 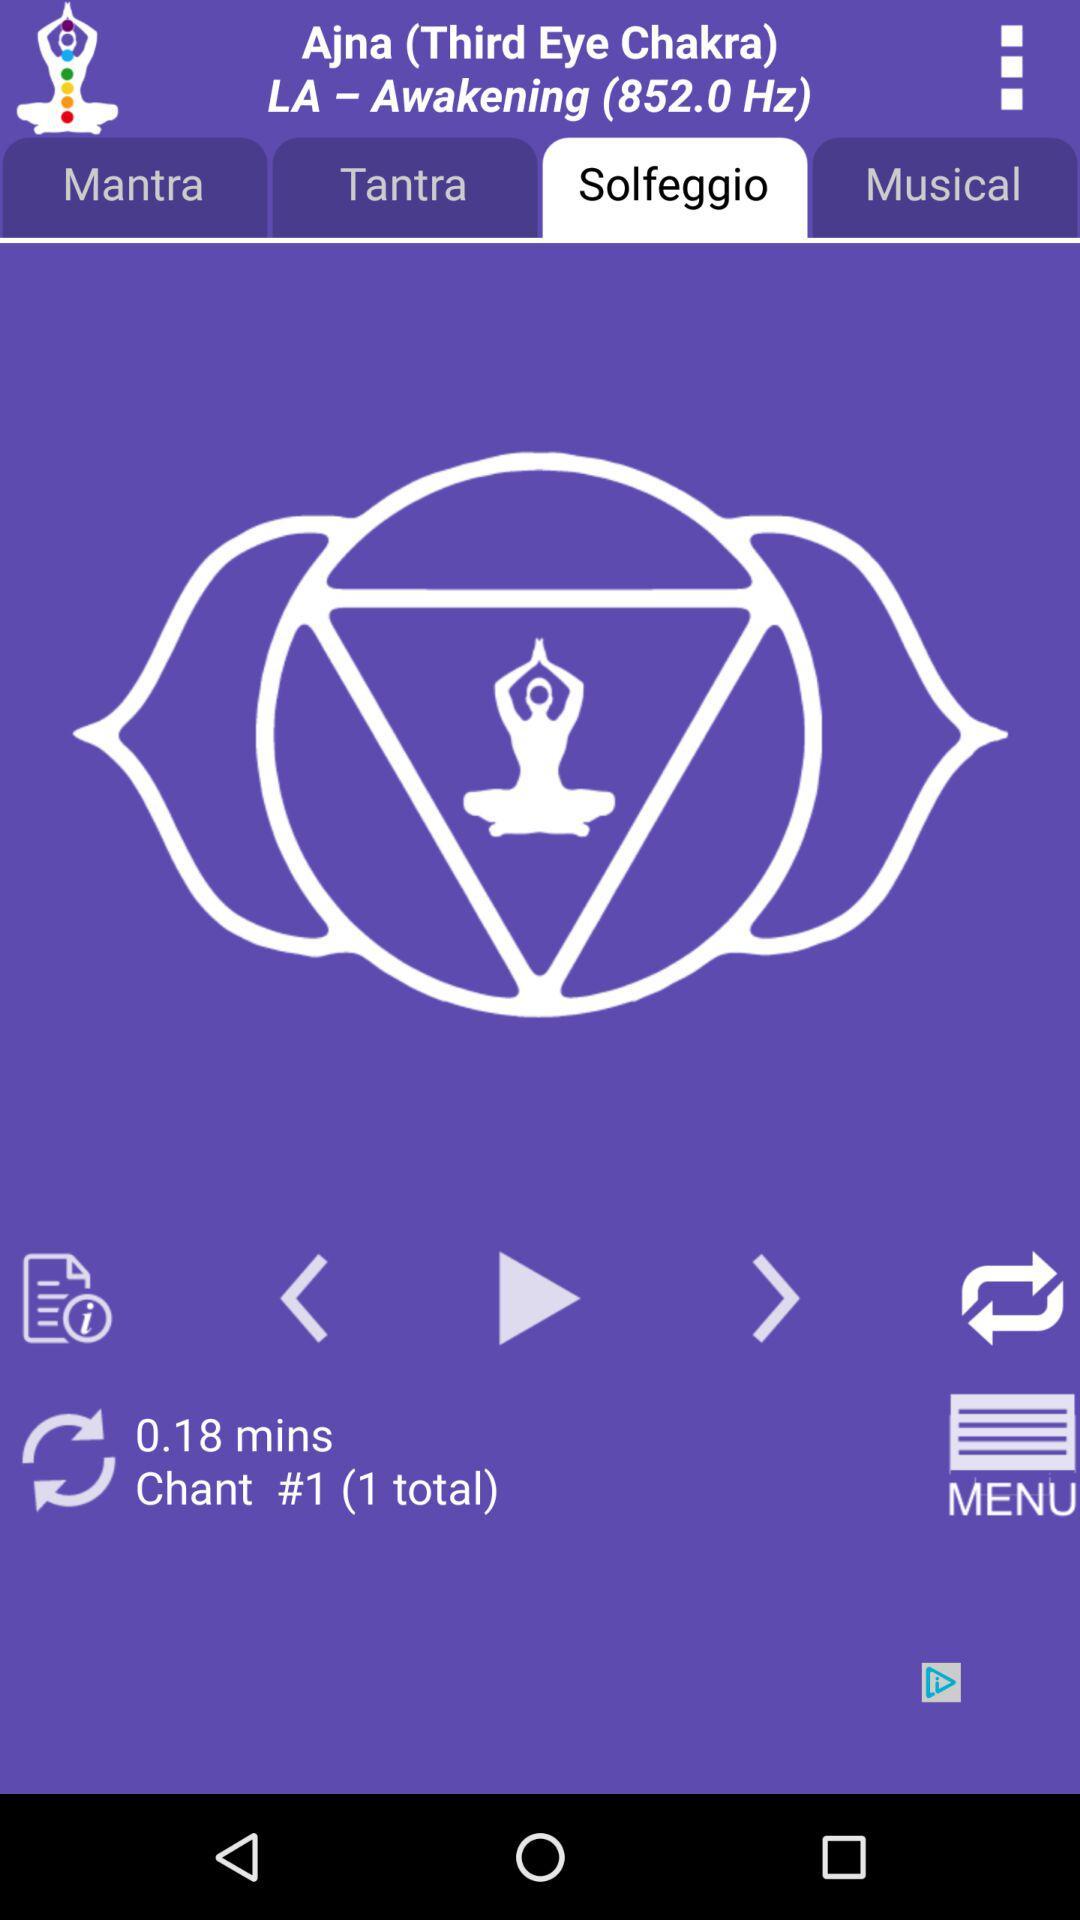 I want to click on advertisement page, so click(x=538, y=735).